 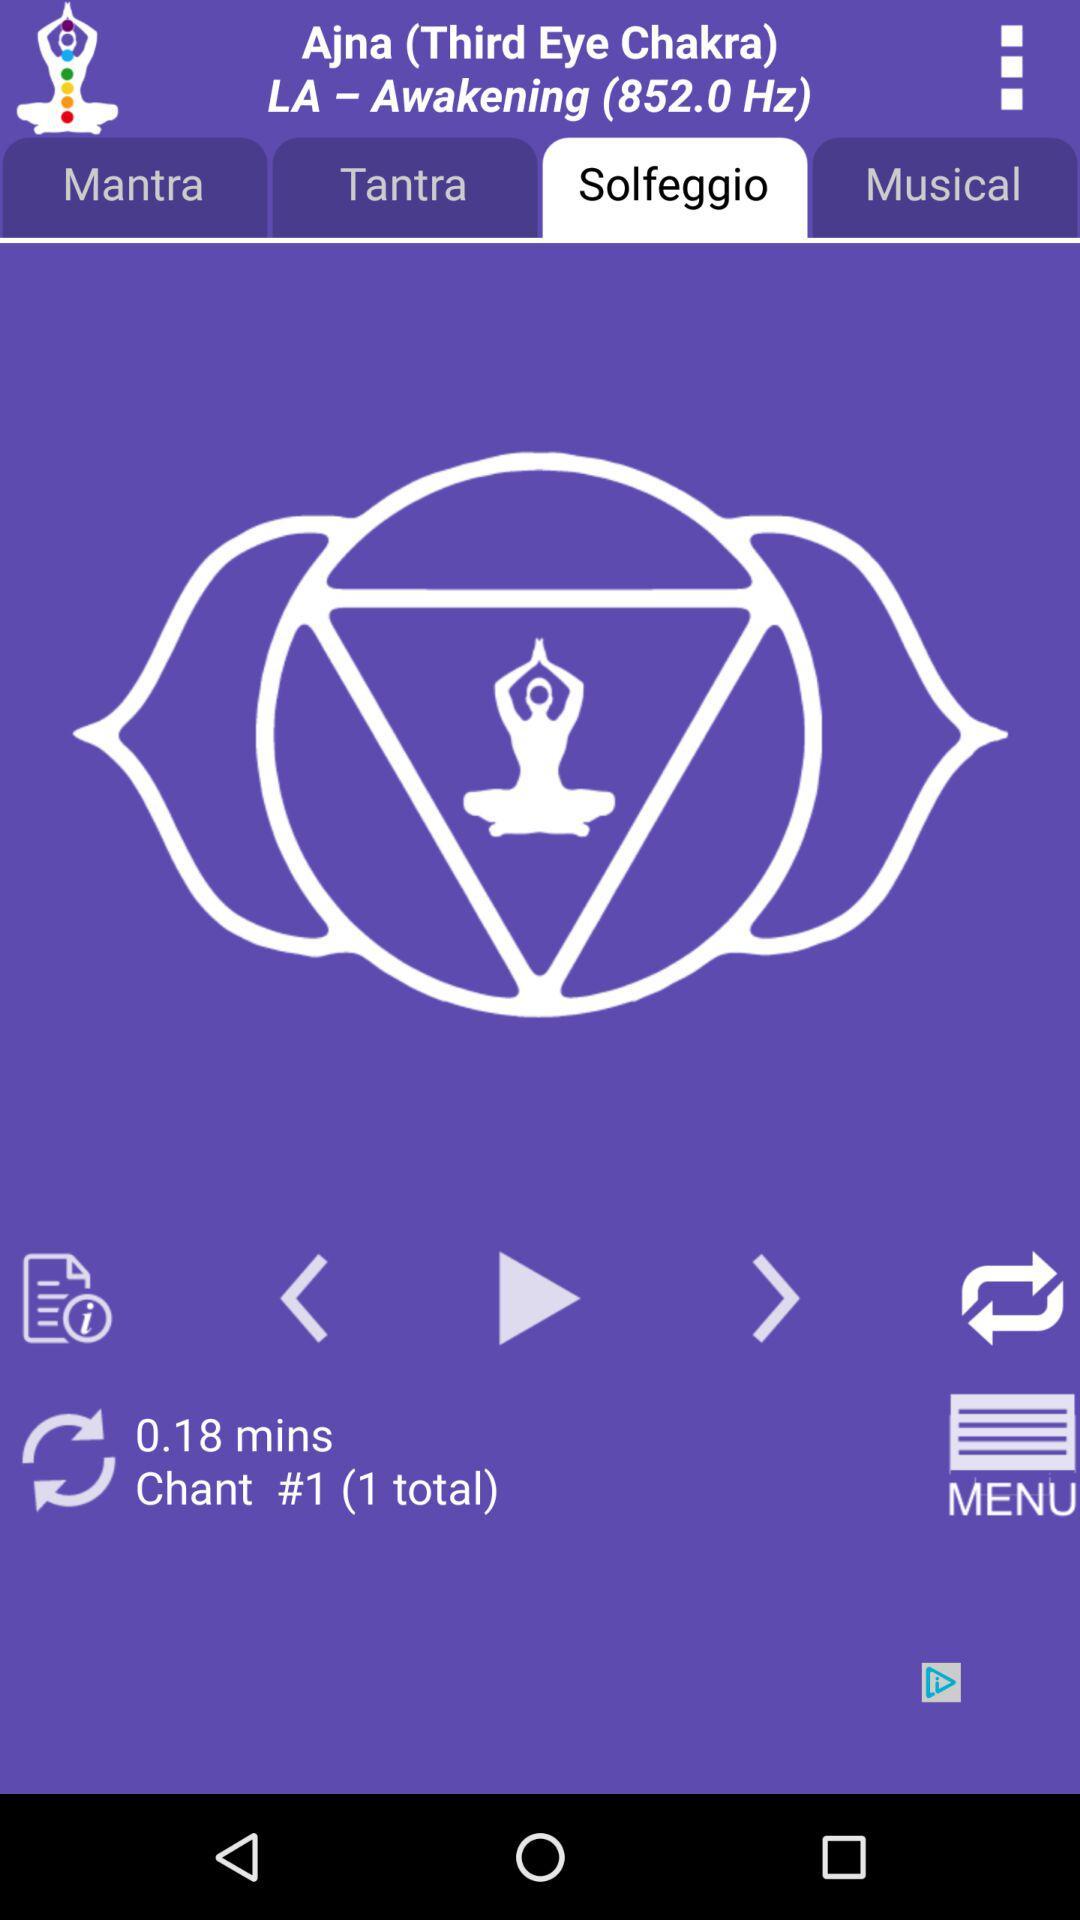 I want to click on advertisement page, so click(x=538, y=735).